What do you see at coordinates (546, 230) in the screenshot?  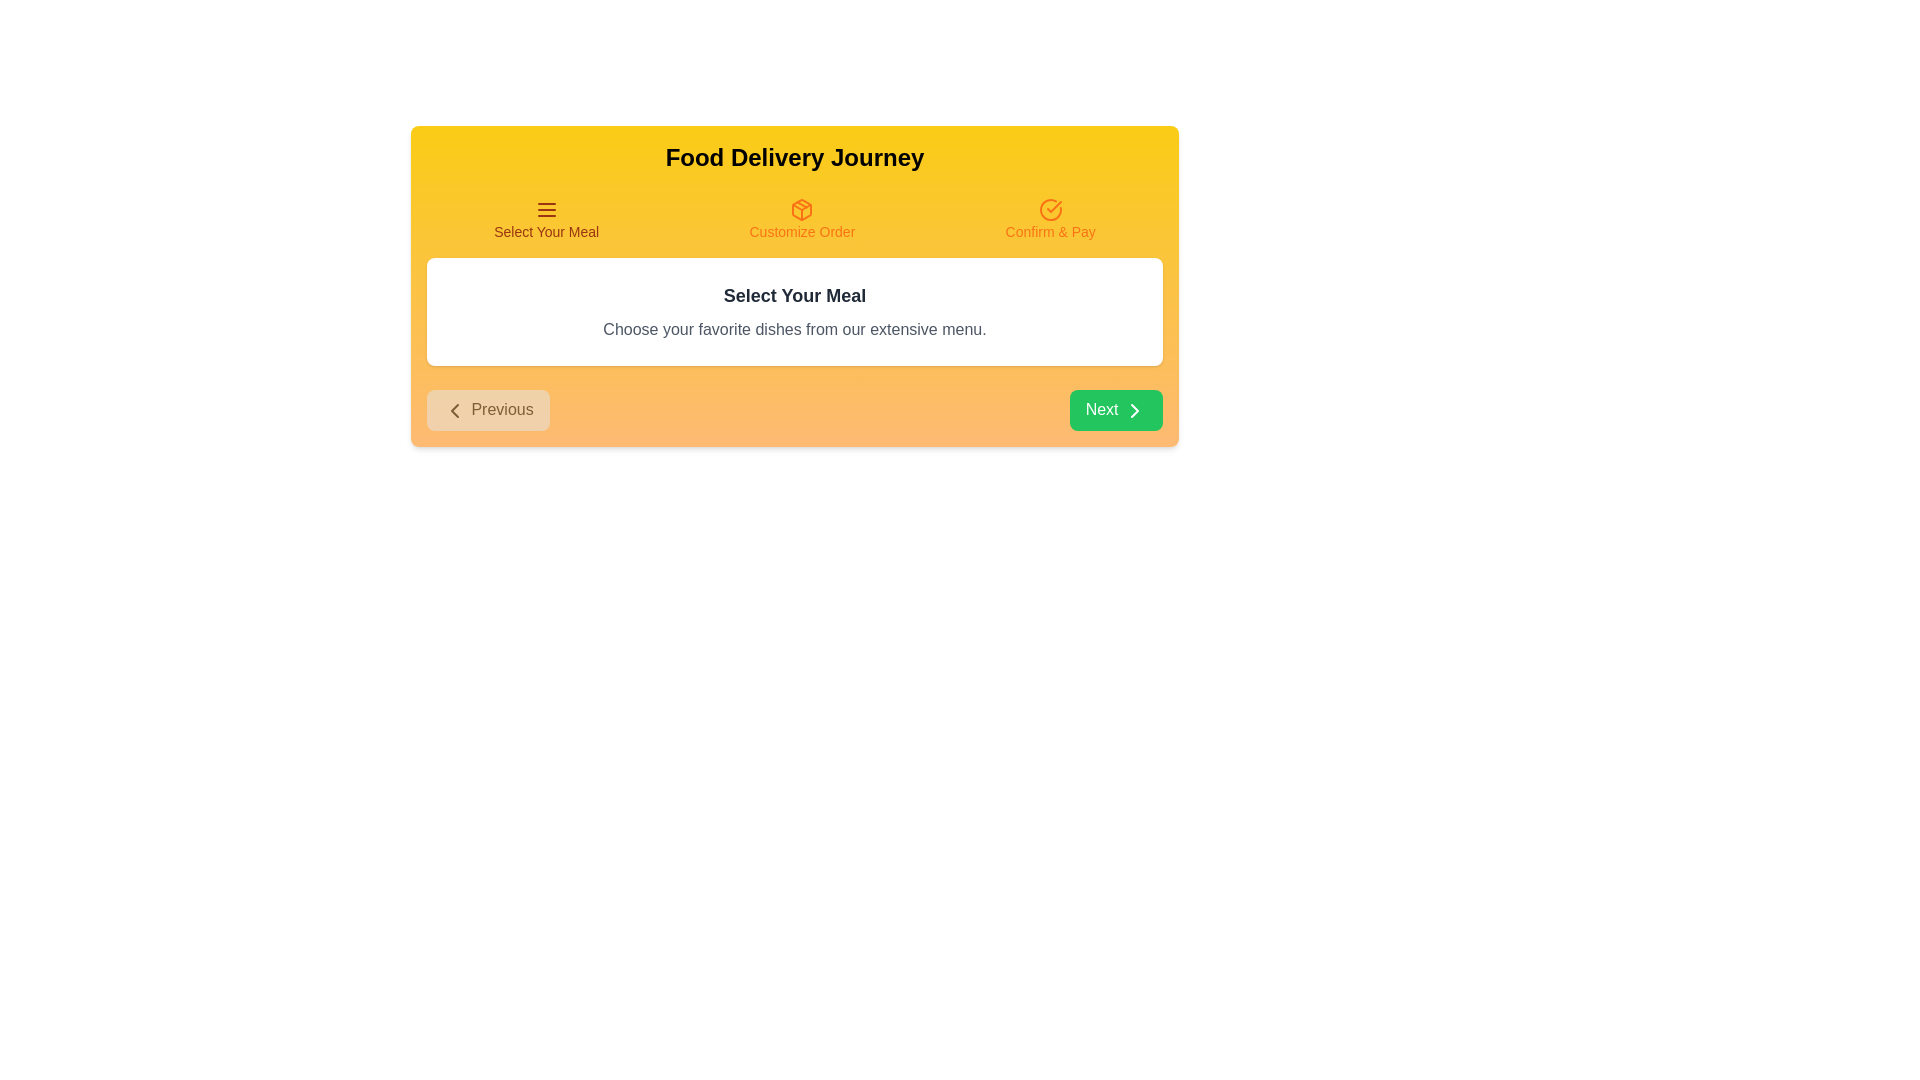 I see `the text label that says 'Select Your Meal', which is styled in orange and located below the hamburger menu icon in the header section of the interface` at bounding box center [546, 230].